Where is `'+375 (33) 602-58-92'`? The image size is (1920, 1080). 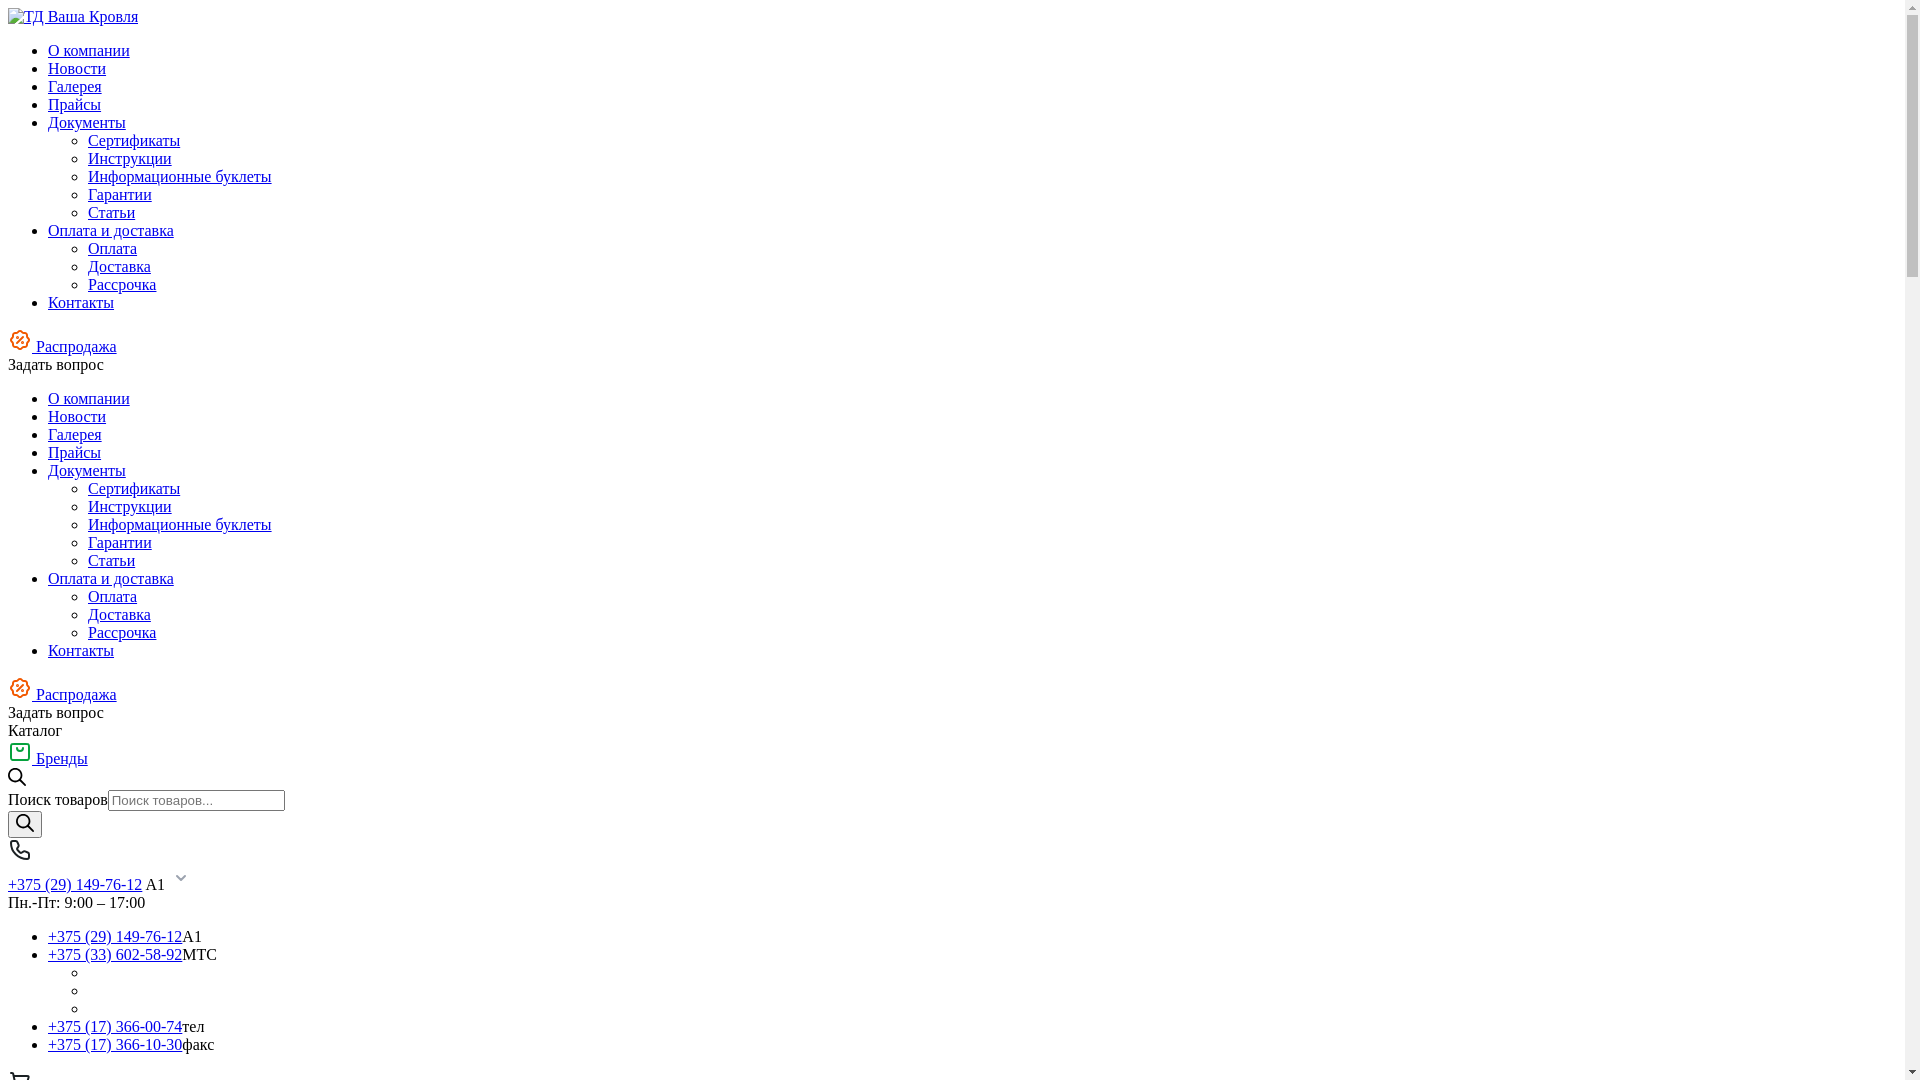
'+375 (33) 602-58-92' is located at coordinates (114, 953).